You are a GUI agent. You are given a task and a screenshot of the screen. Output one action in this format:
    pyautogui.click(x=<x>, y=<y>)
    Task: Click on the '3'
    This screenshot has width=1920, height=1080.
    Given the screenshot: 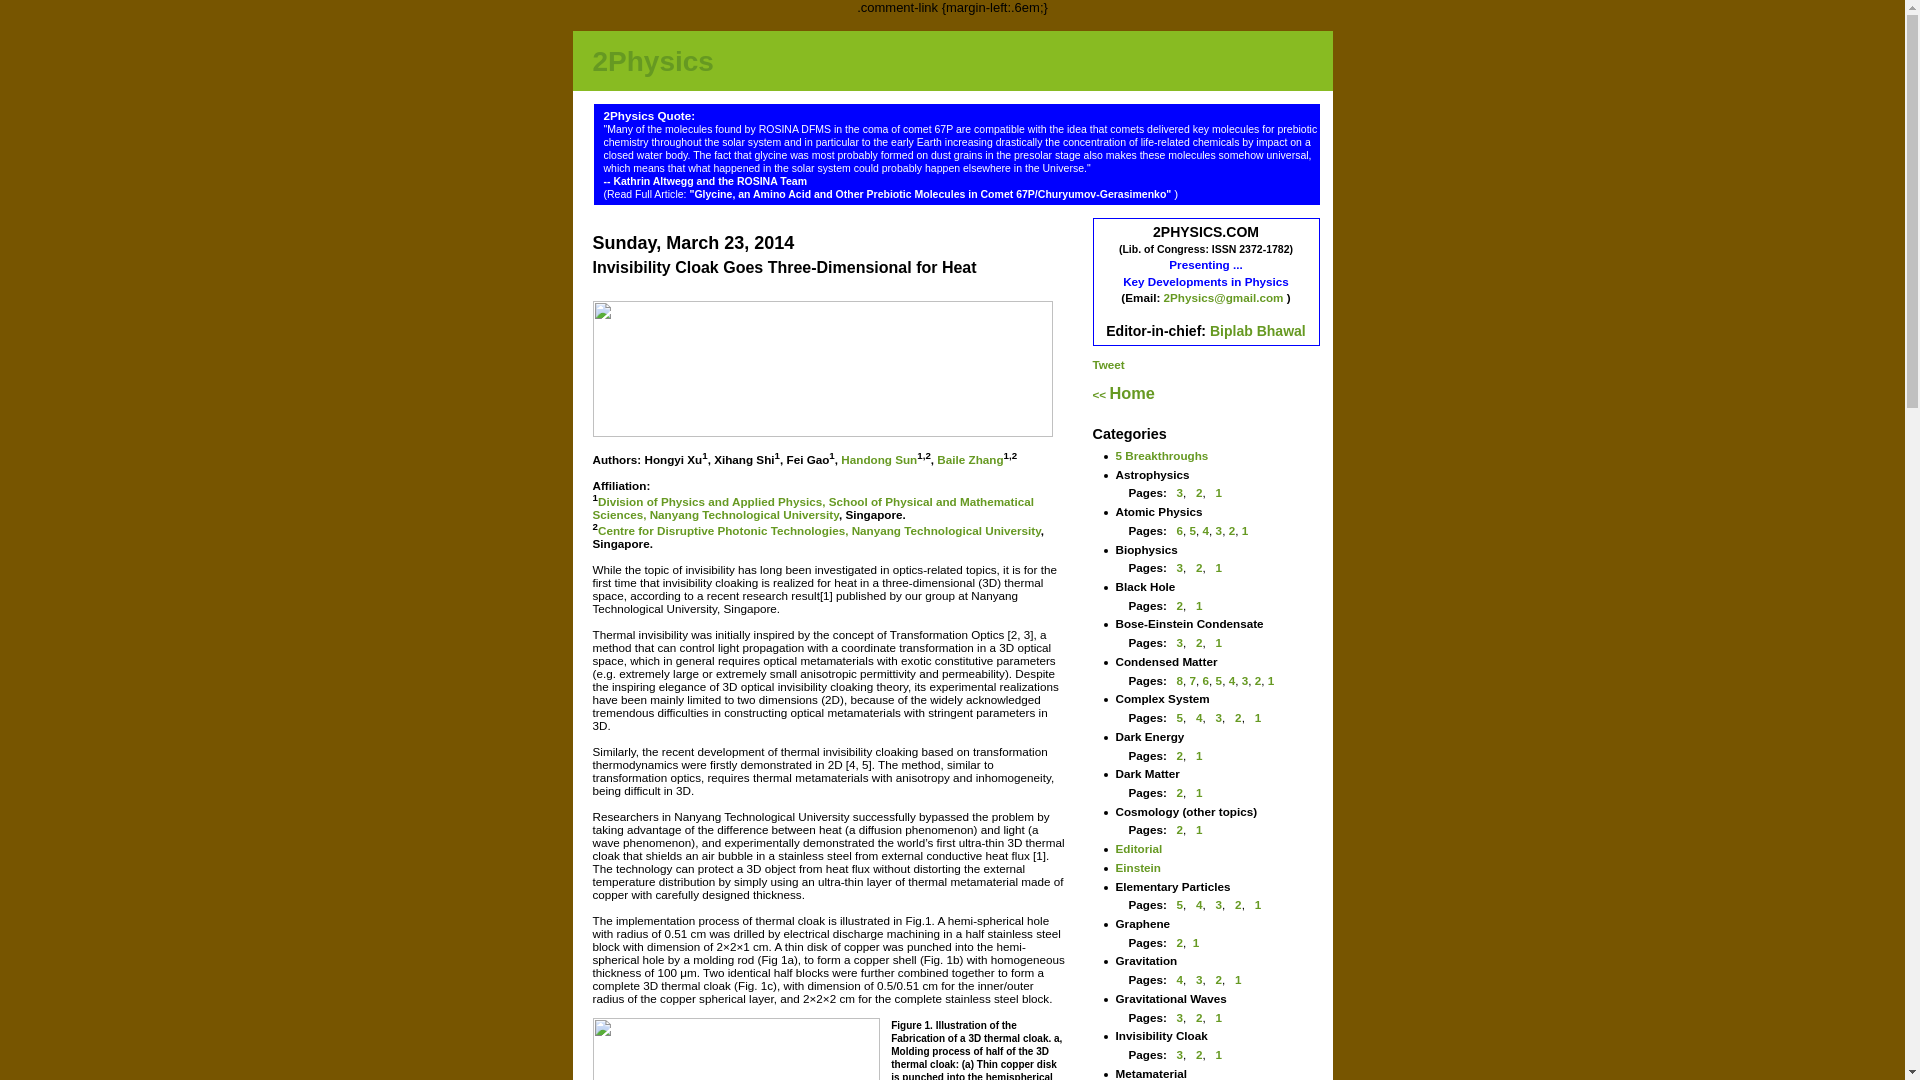 What is the action you would take?
    pyautogui.click(x=1180, y=567)
    